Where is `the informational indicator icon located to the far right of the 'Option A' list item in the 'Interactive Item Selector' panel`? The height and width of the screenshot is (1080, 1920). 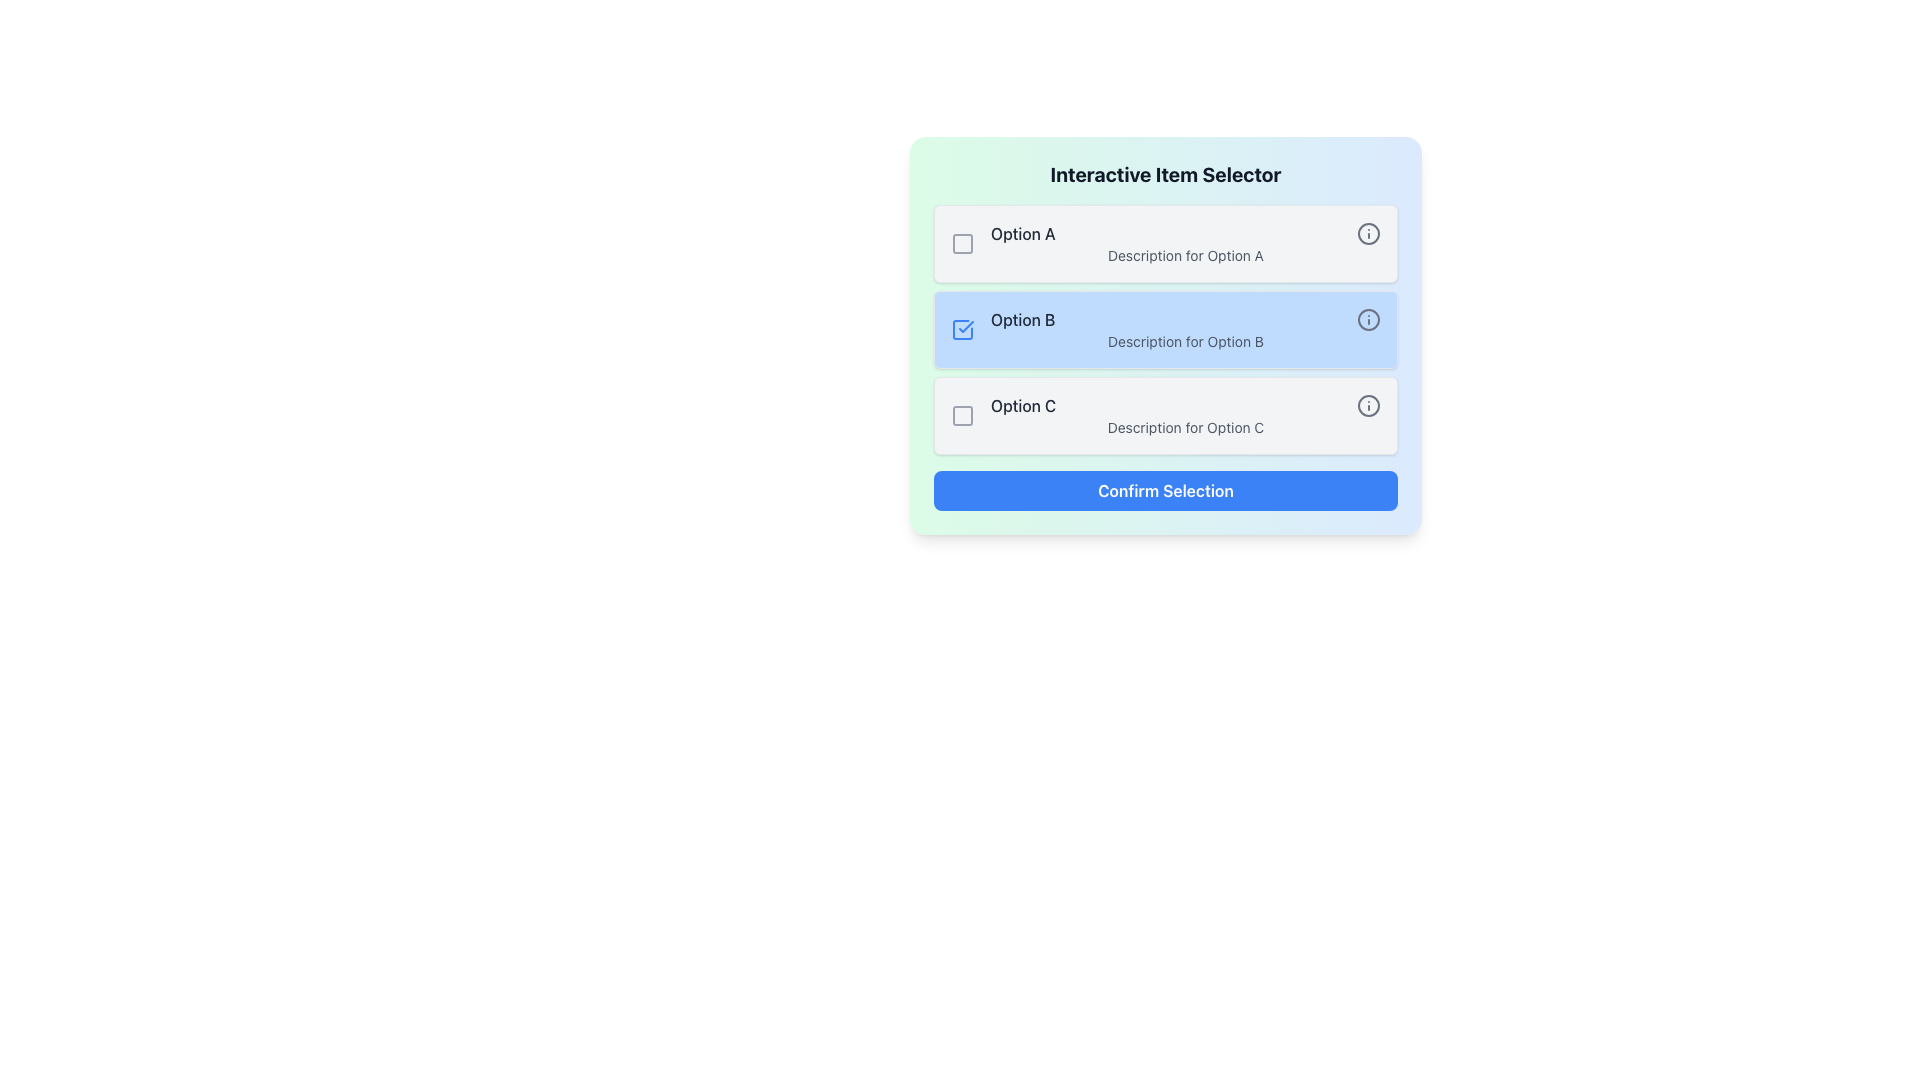 the informational indicator icon located to the far right of the 'Option A' list item in the 'Interactive Item Selector' panel is located at coordinates (1367, 233).